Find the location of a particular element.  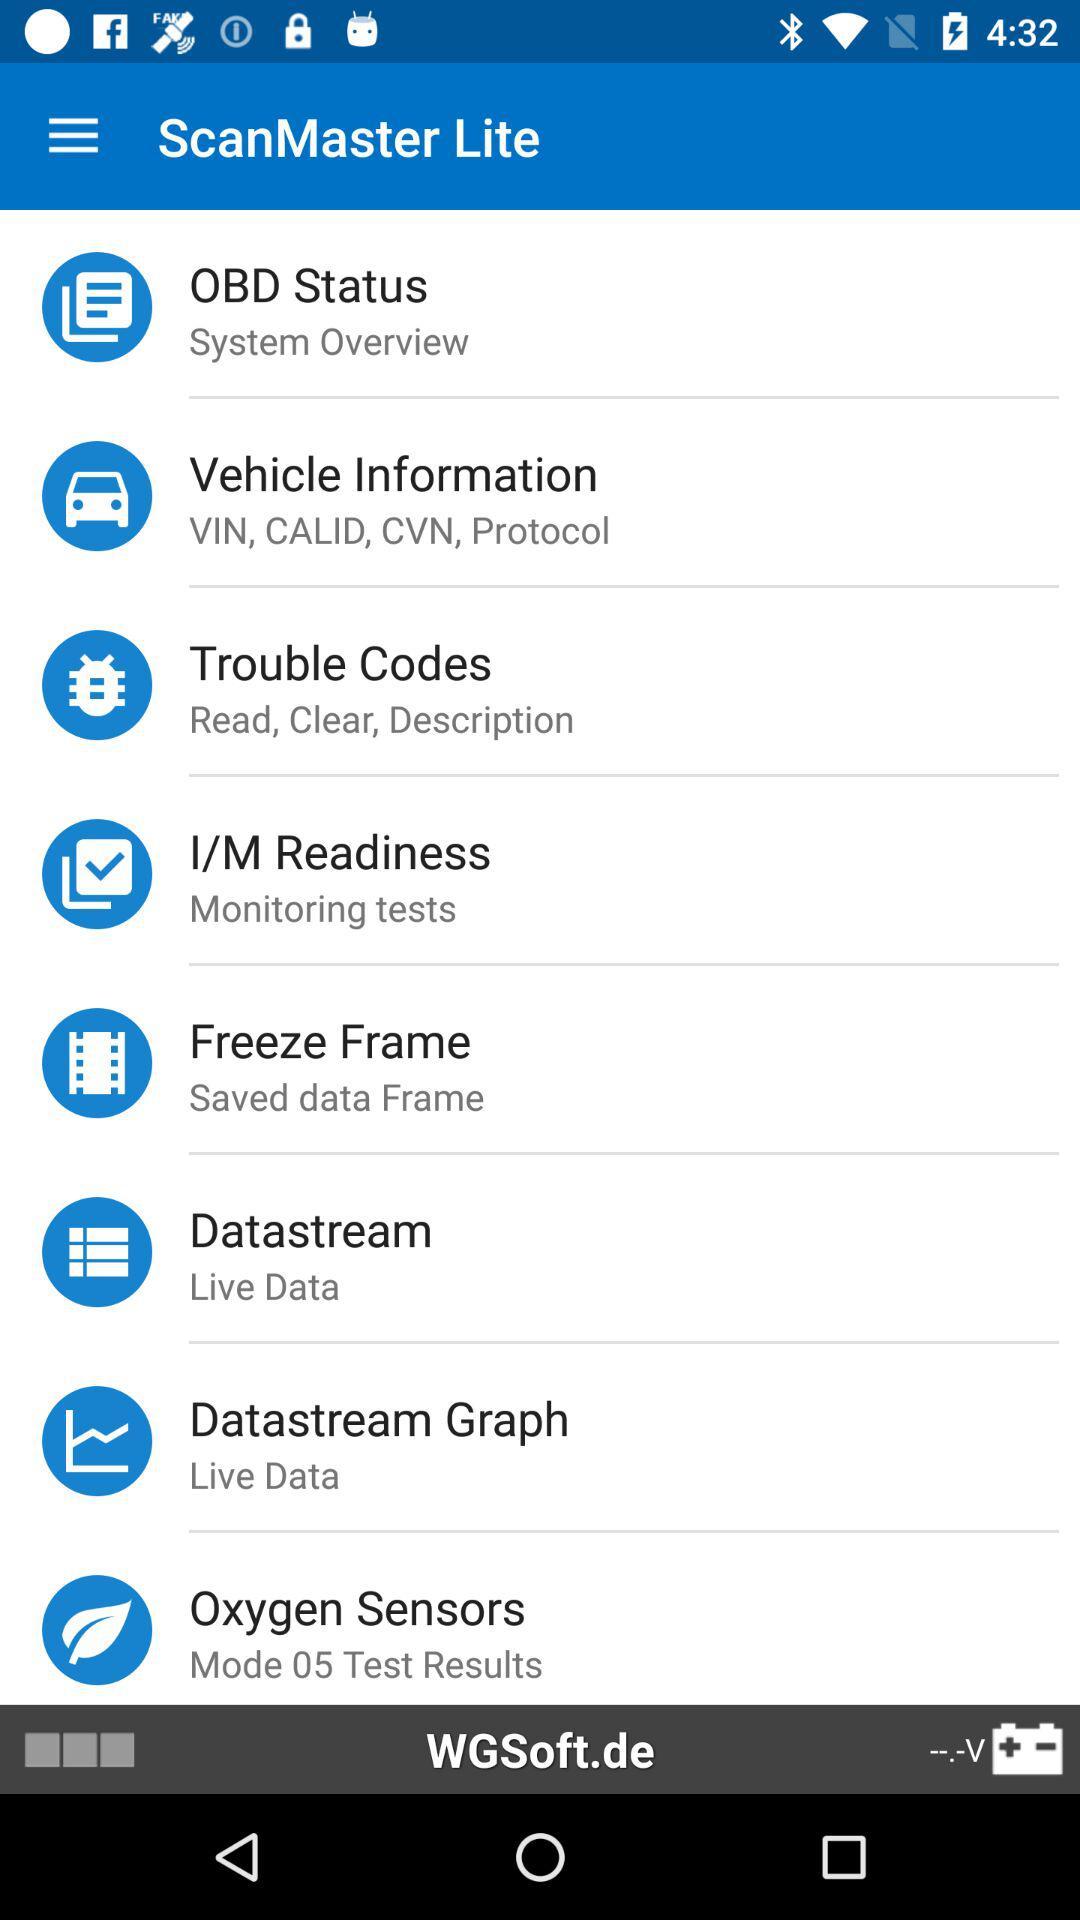

system overview icon is located at coordinates (634, 340).